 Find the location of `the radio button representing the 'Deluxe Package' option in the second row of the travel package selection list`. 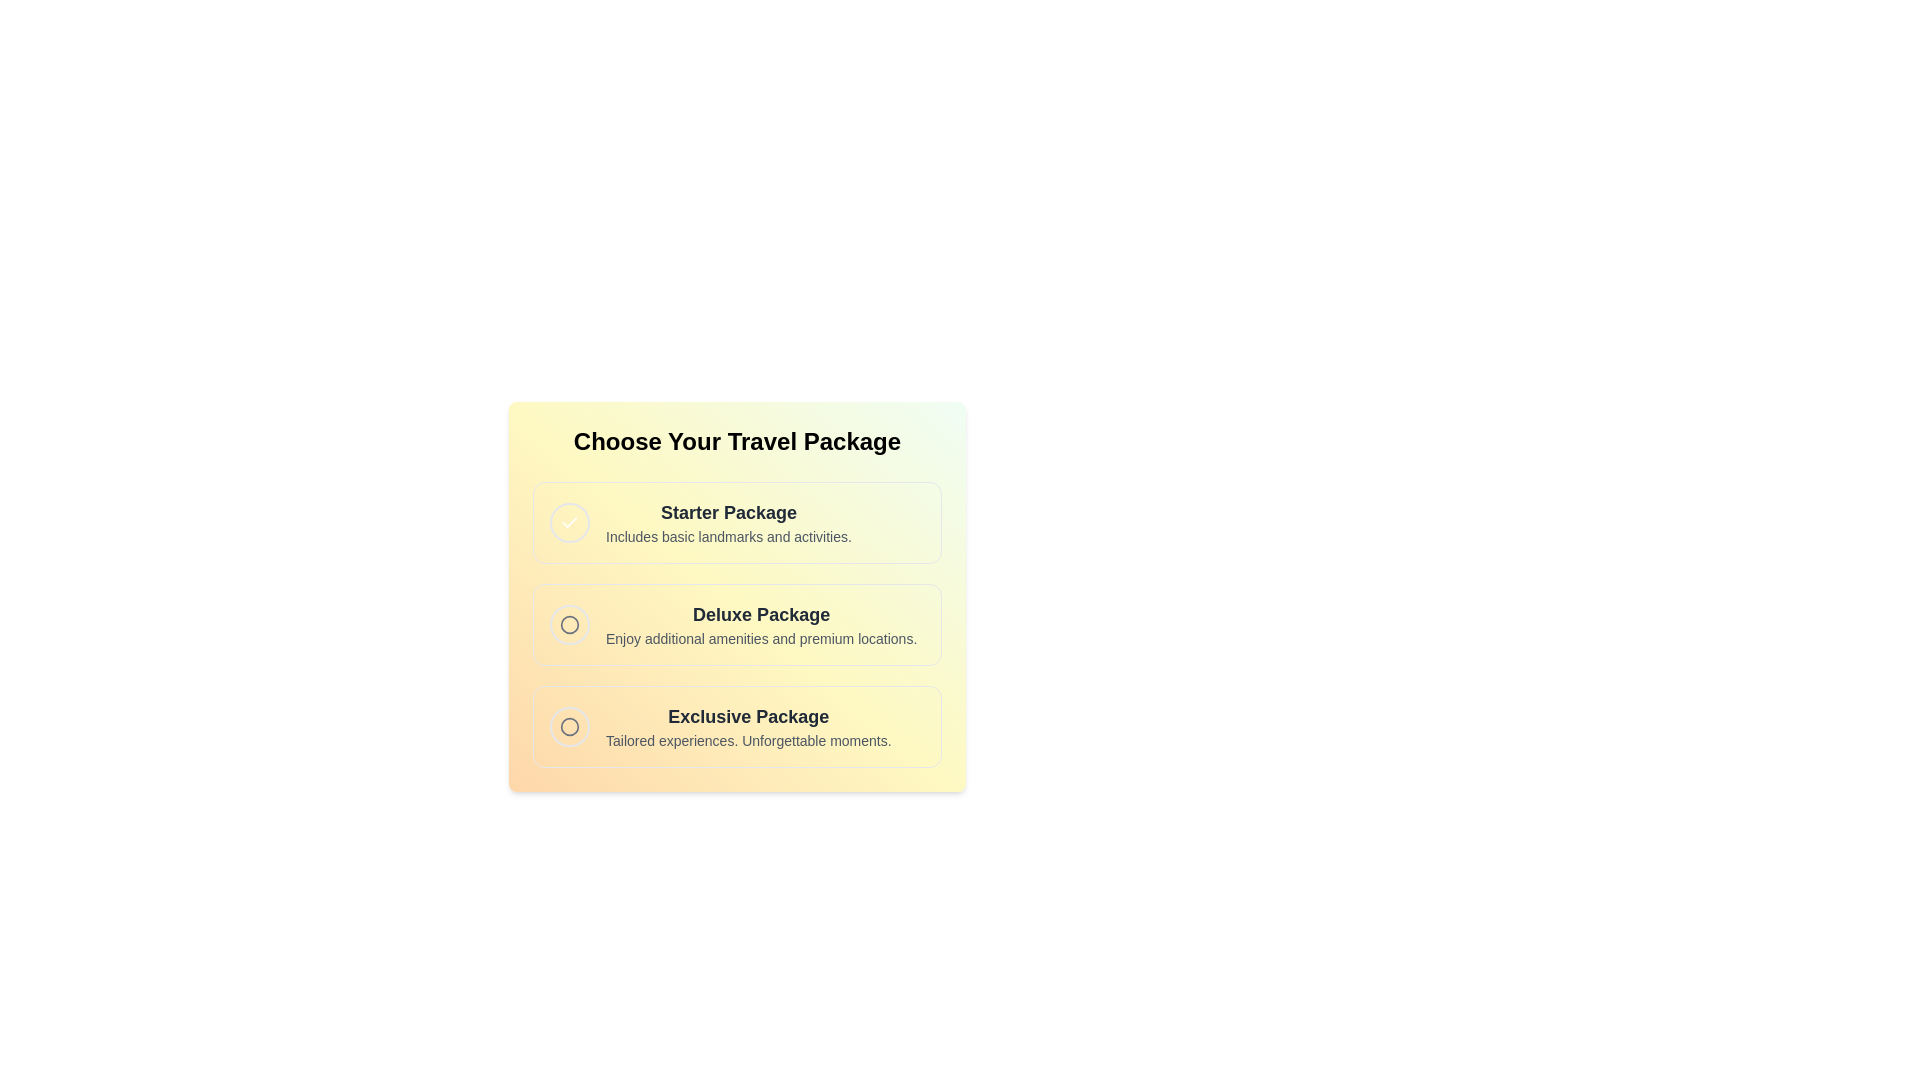

the radio button representing the 'Deluxe Package' option in the second row of the travel package selection list is located at coordinates (569, 623).